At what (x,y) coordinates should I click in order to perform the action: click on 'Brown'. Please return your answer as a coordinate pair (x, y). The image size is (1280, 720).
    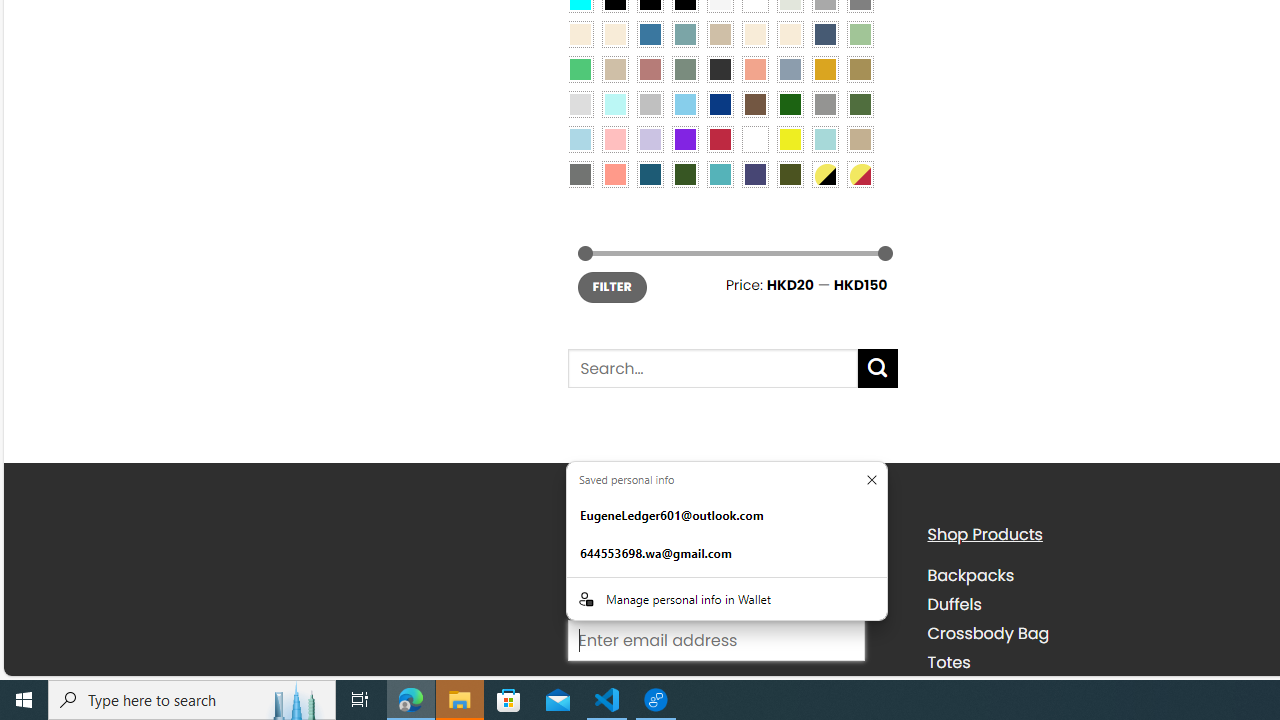
    Looking at the image, I should click on (754, 103).